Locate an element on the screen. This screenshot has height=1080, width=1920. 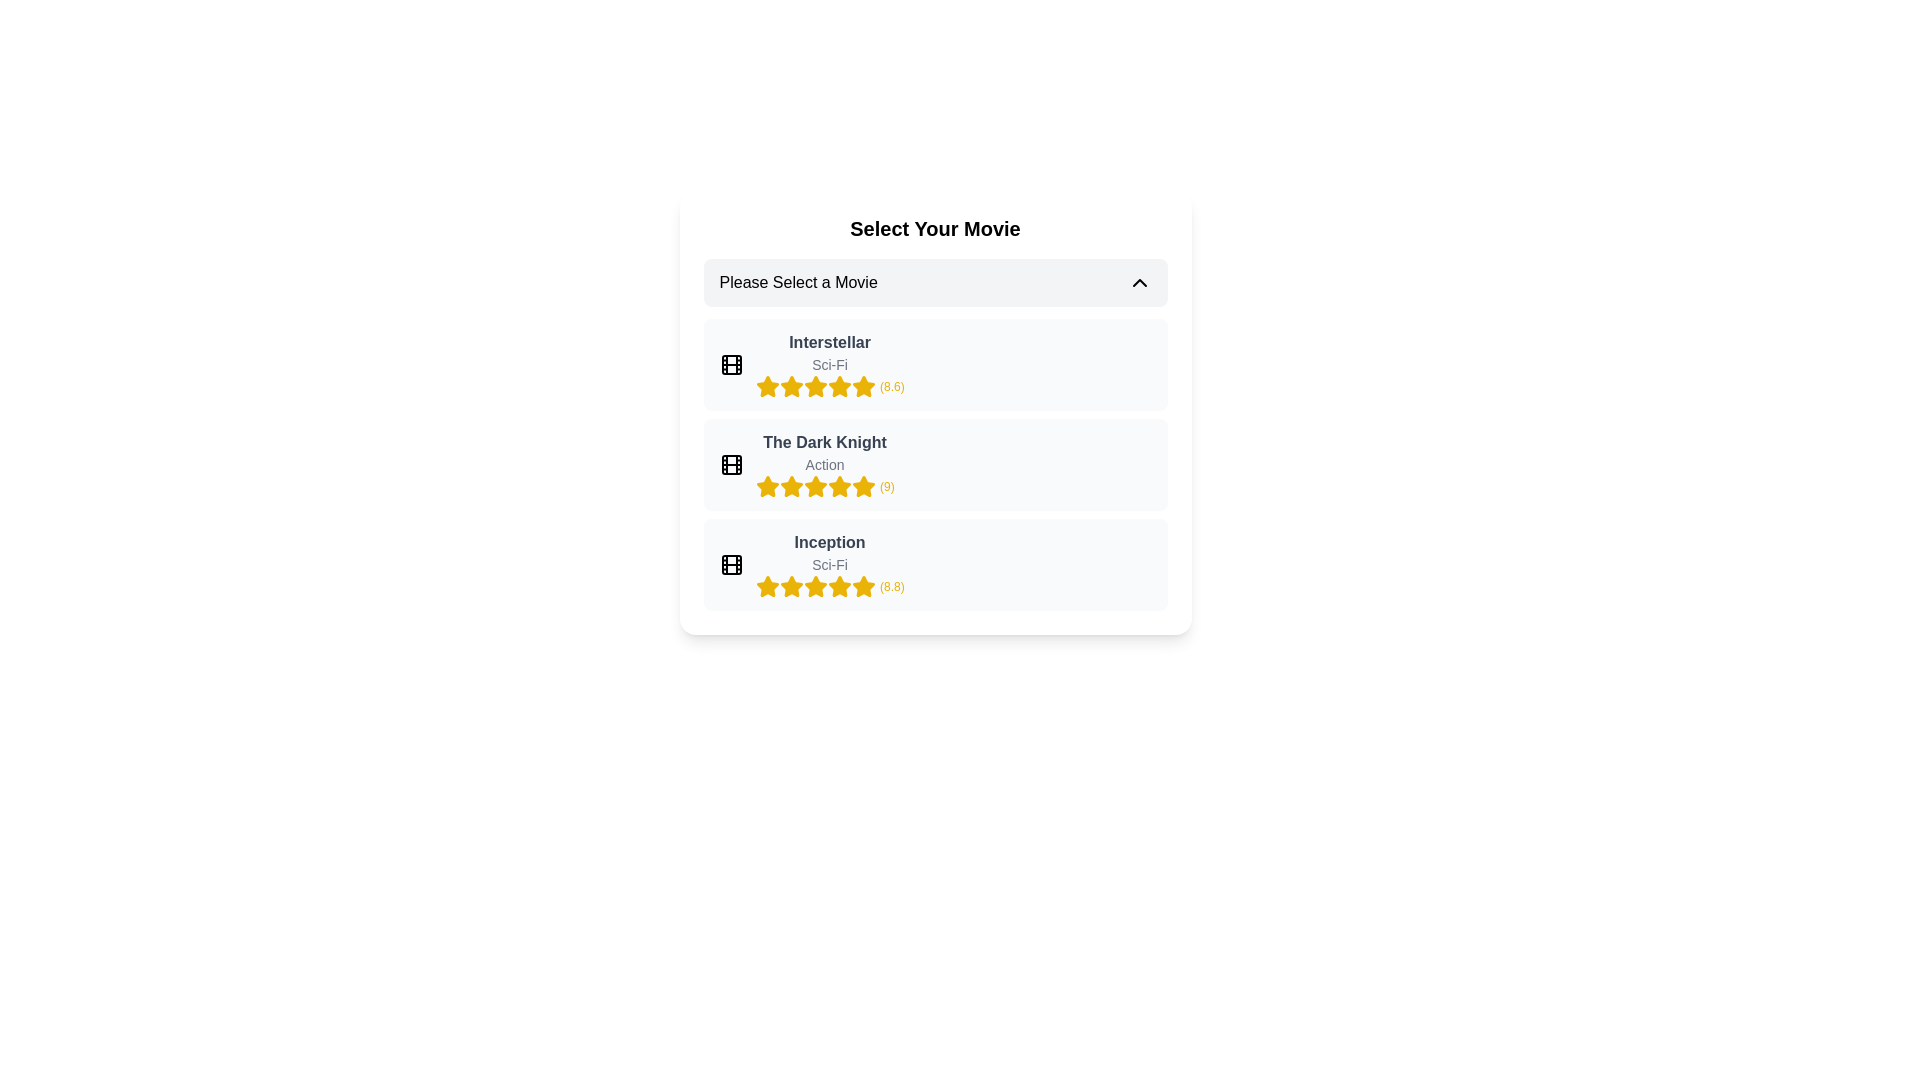
the first yellow star-shaped icon in the rating component for the movie 'Inception' located in the third content block is located at coordinates (766, 585).